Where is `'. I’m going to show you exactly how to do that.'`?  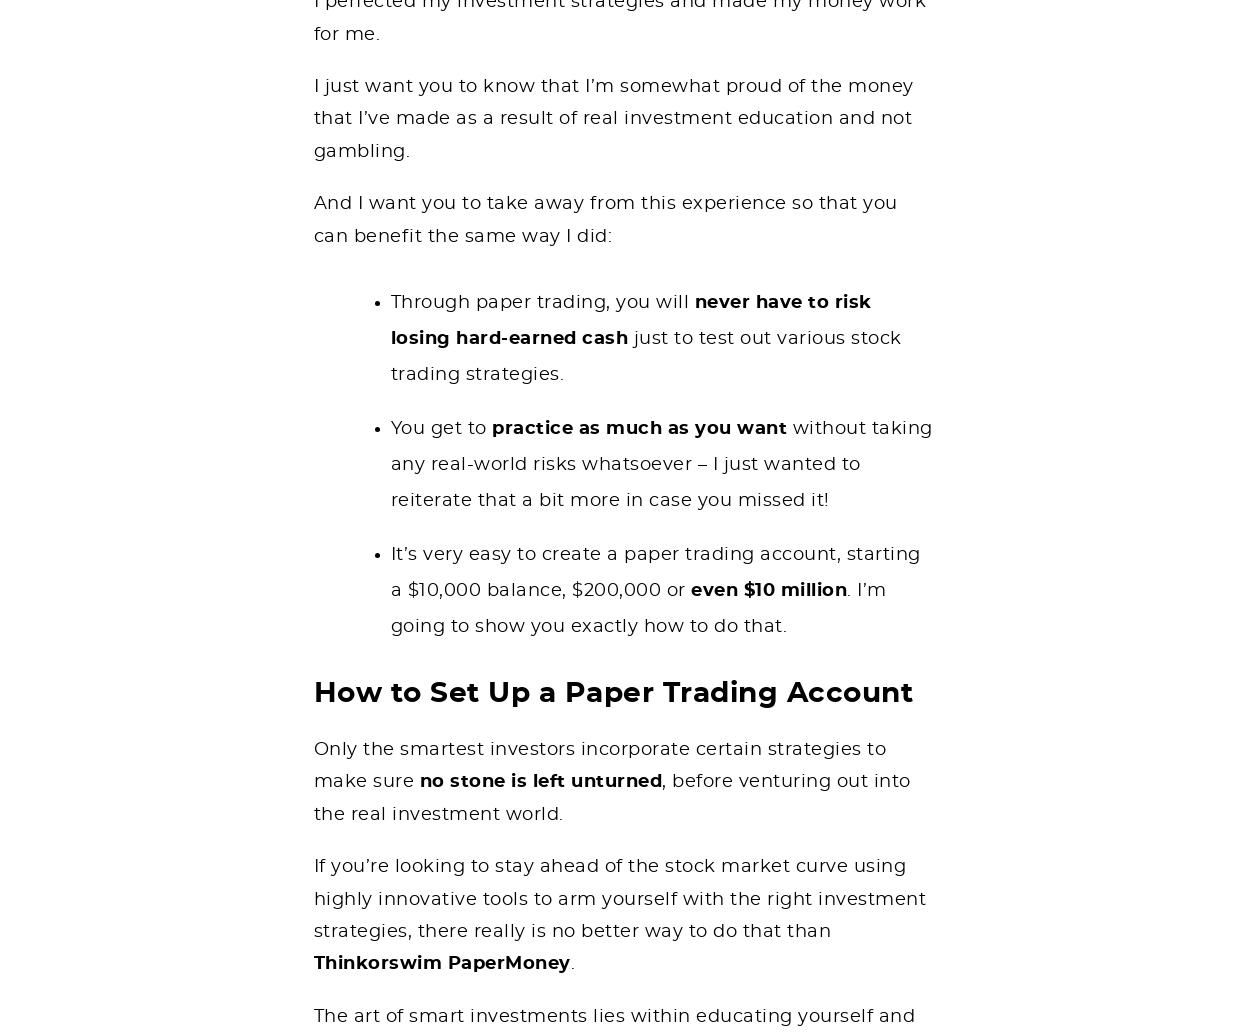 '. I’m going to show you exactly how to do that.' is located at coordinates (638, 607).